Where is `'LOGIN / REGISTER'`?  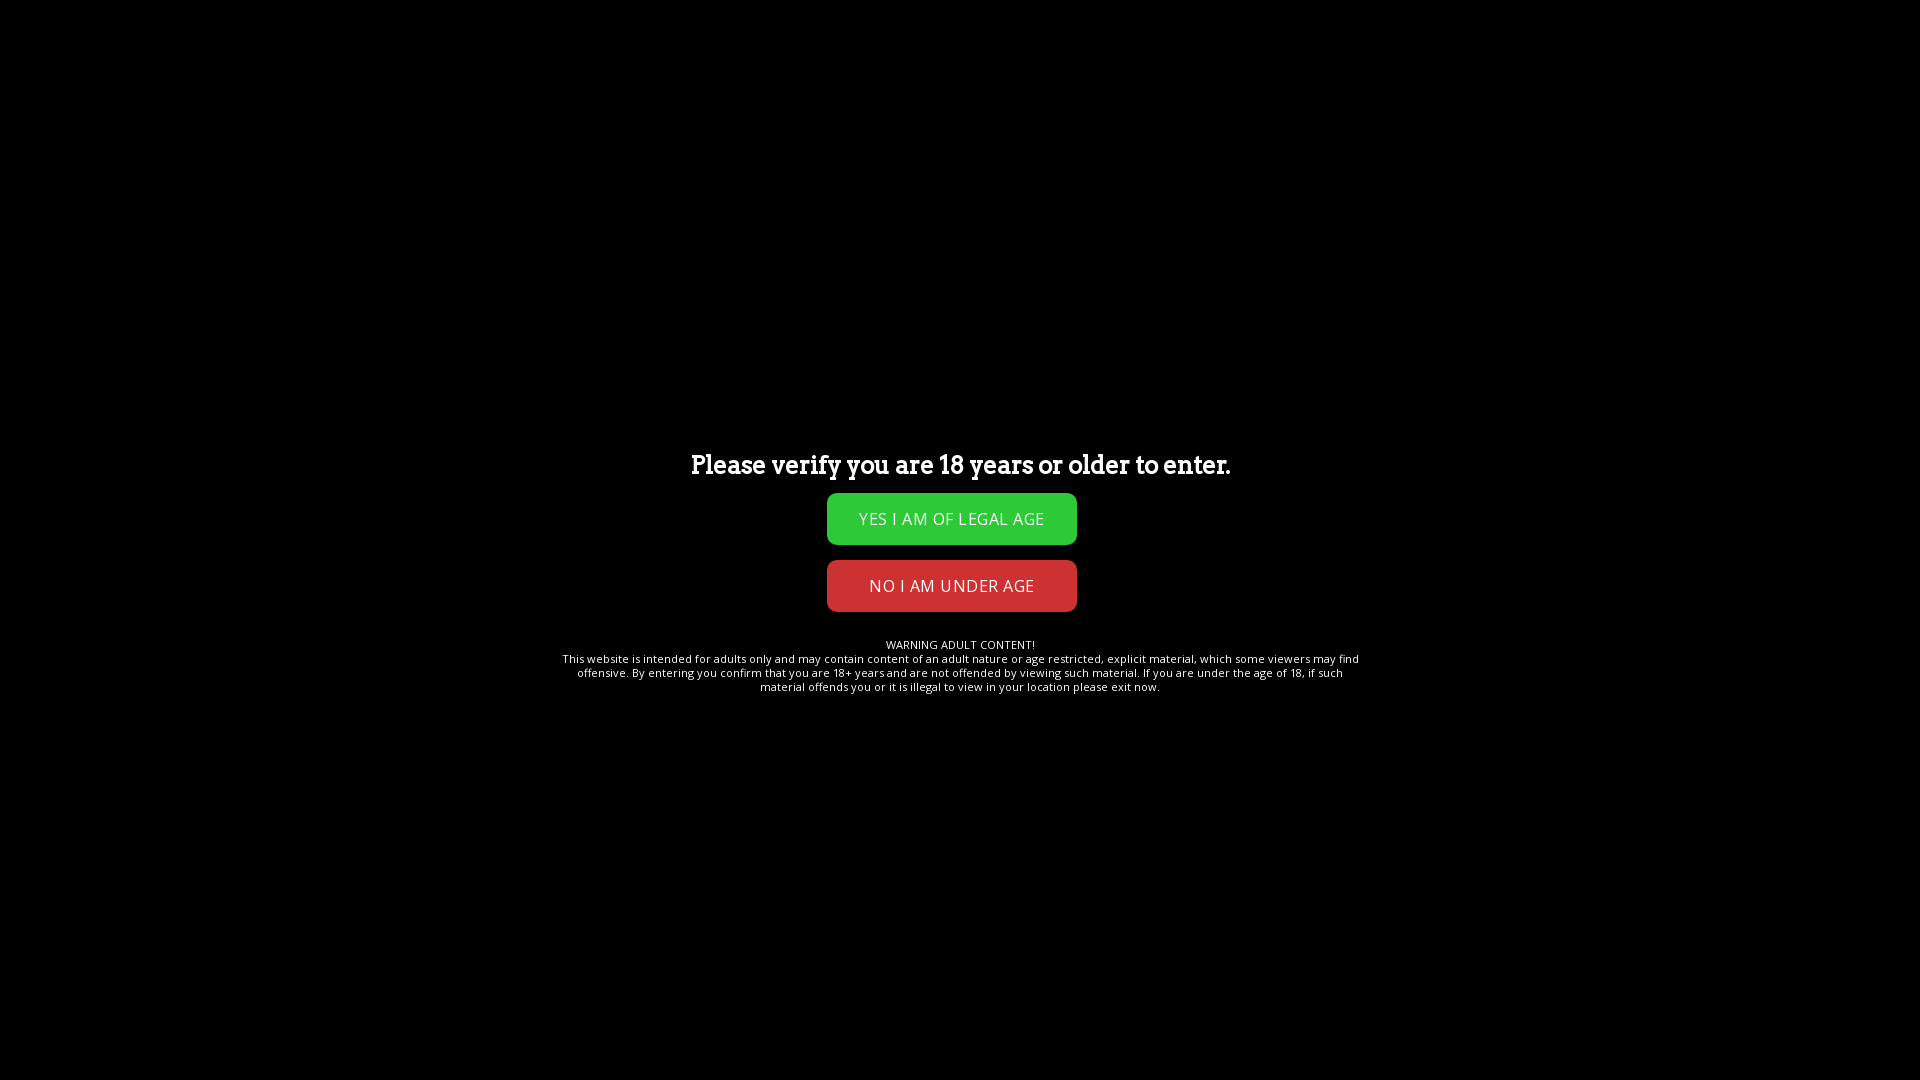
'LOGIN / REGISTER' is located at coordinates (897, 45).